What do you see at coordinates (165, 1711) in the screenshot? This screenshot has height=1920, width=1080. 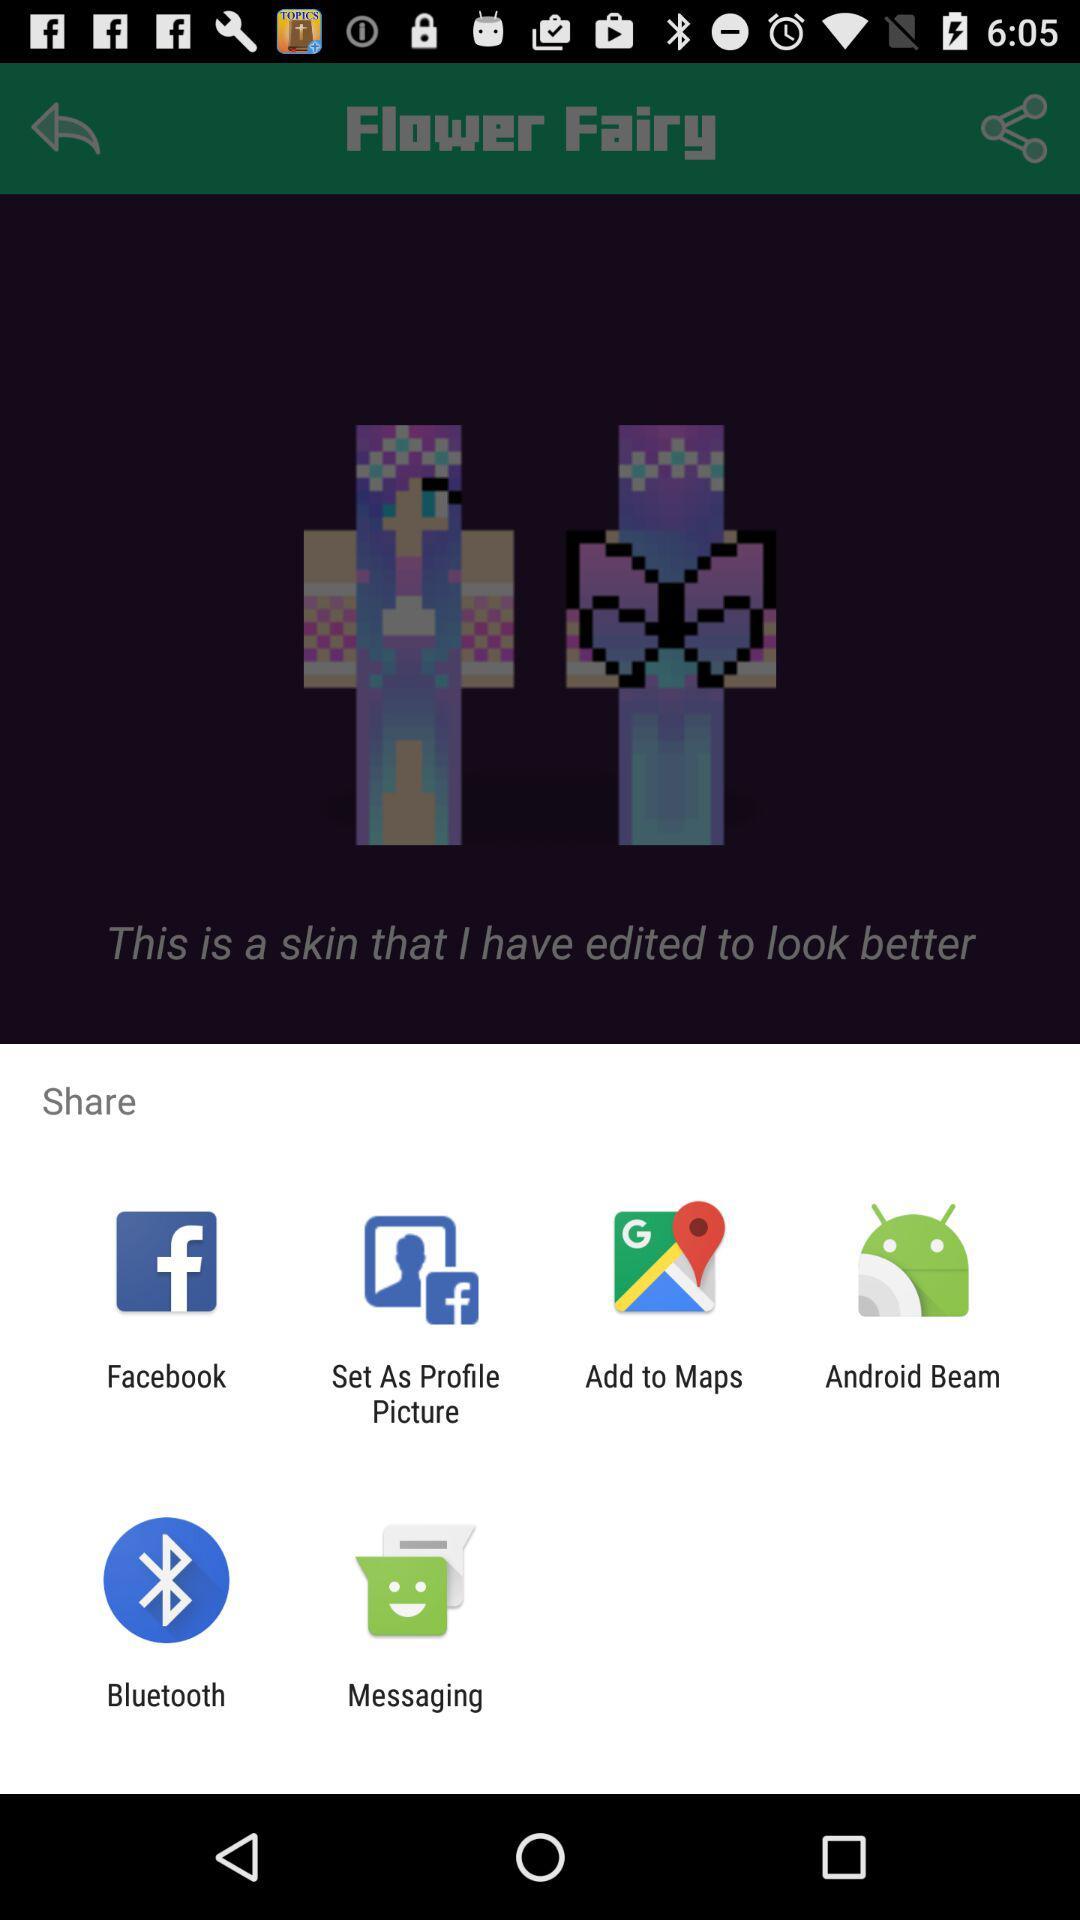 I see `the app next to the messaging app` at bounding box center [165, 1711].